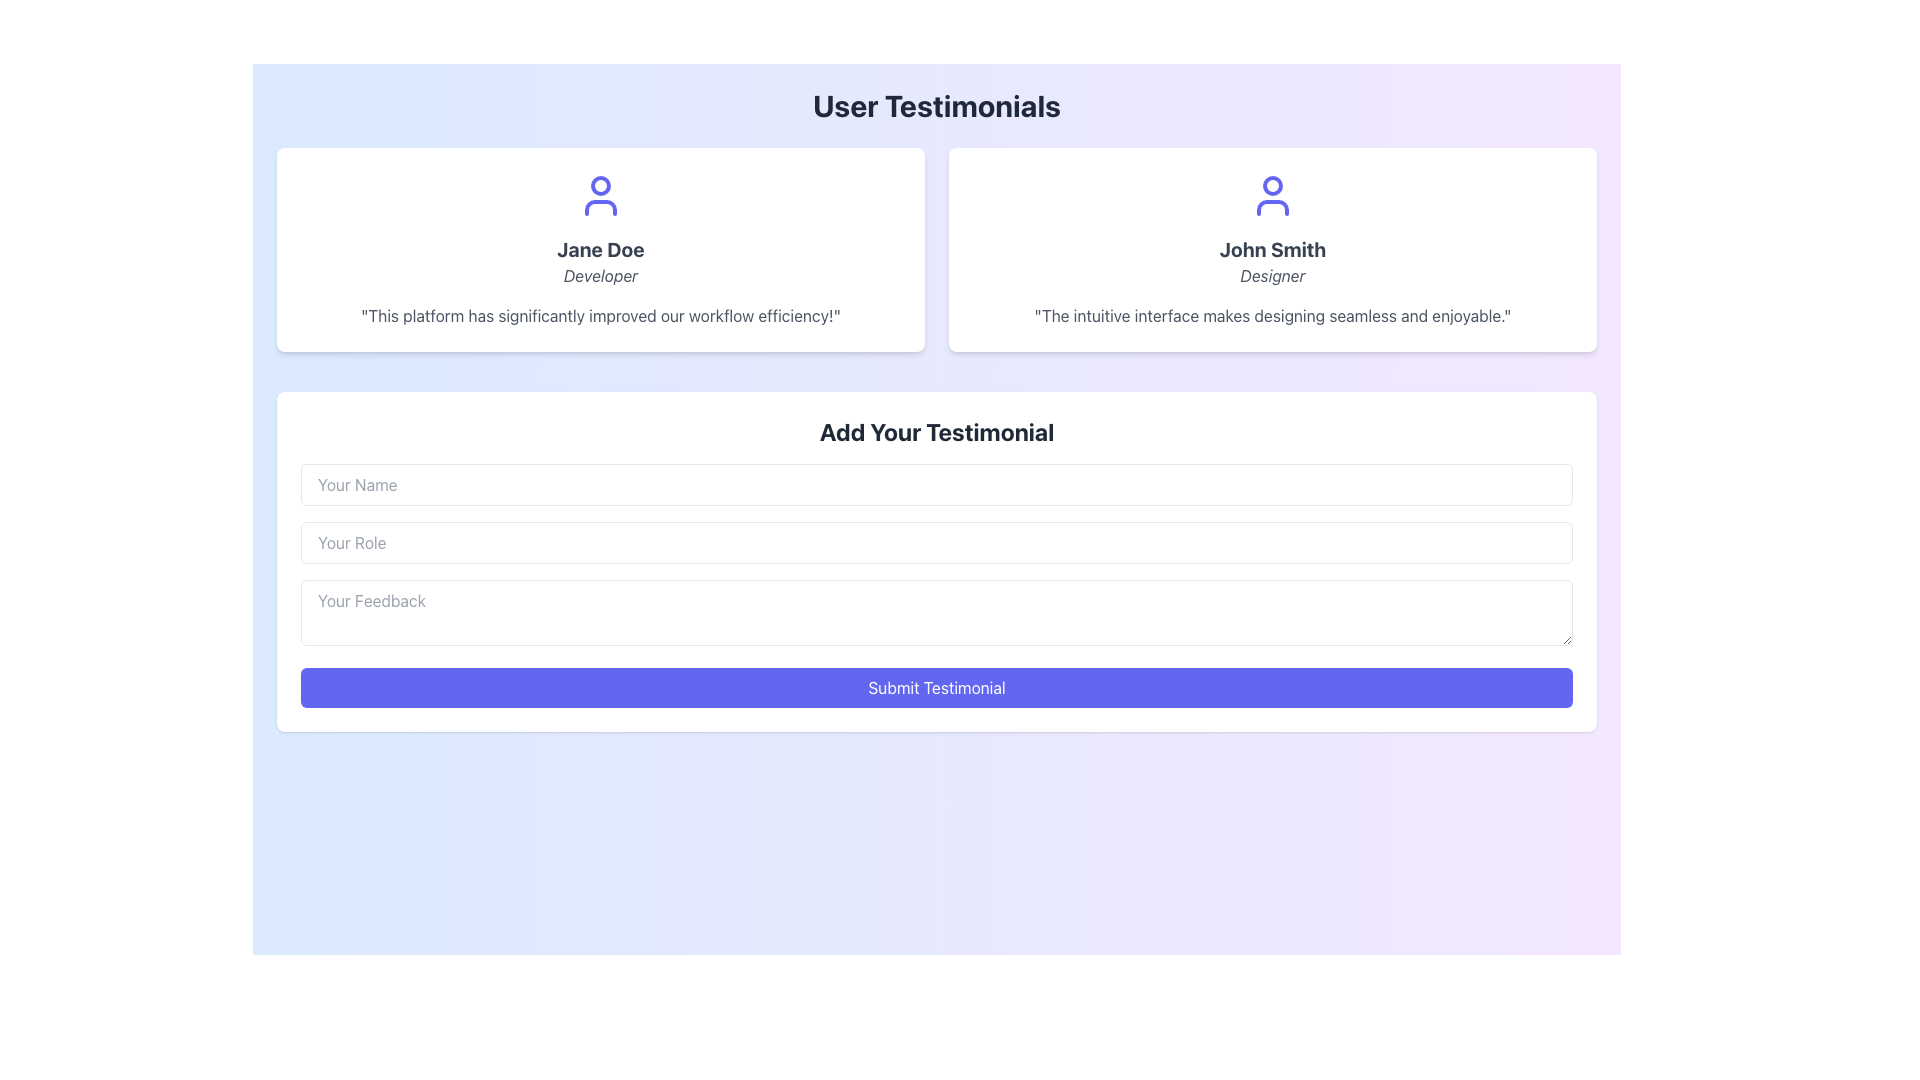  I want to click on the 'Designer' text label, which is styled in gray, italicized, and center-aligned, located below the 'John Smith' bold text in the User Testimonials section, so click(1271, 276).